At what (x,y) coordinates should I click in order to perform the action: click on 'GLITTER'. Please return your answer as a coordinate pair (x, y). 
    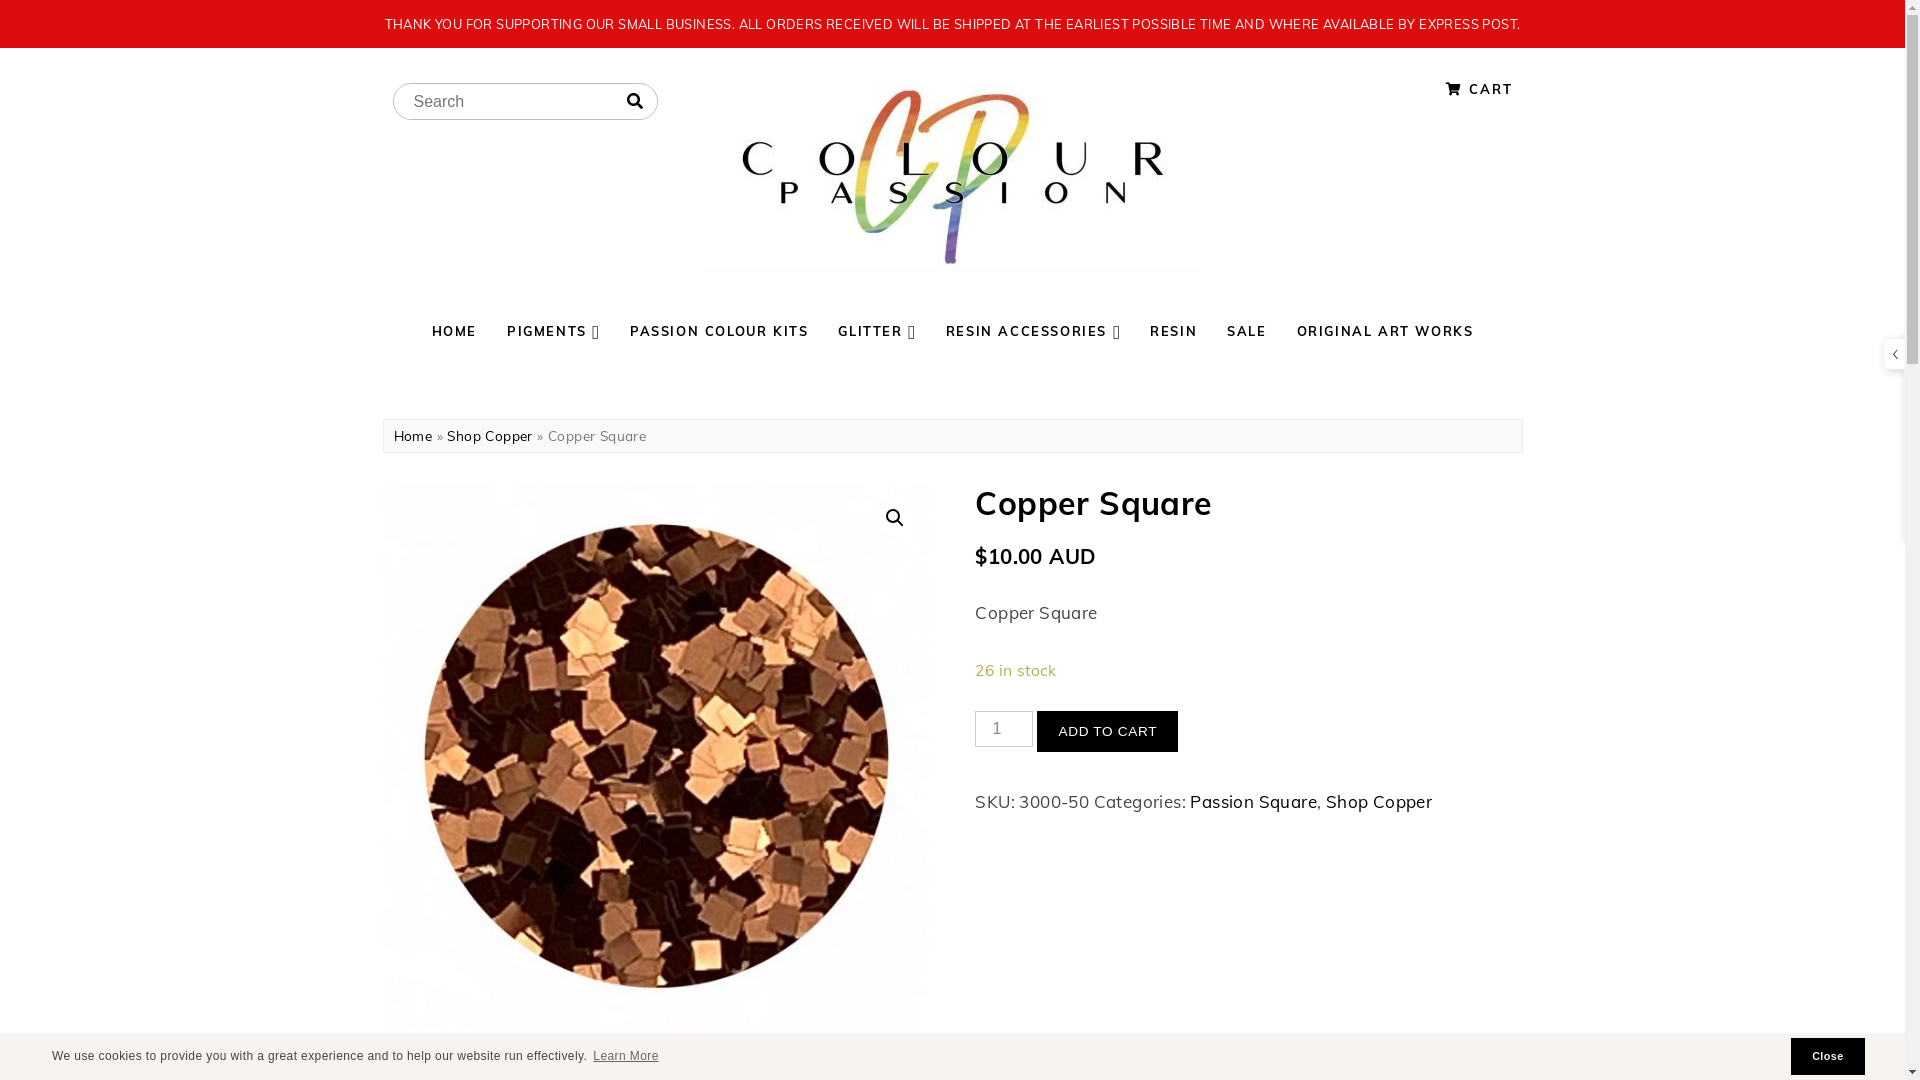
    Looking at the image, I should click on (822, 330).